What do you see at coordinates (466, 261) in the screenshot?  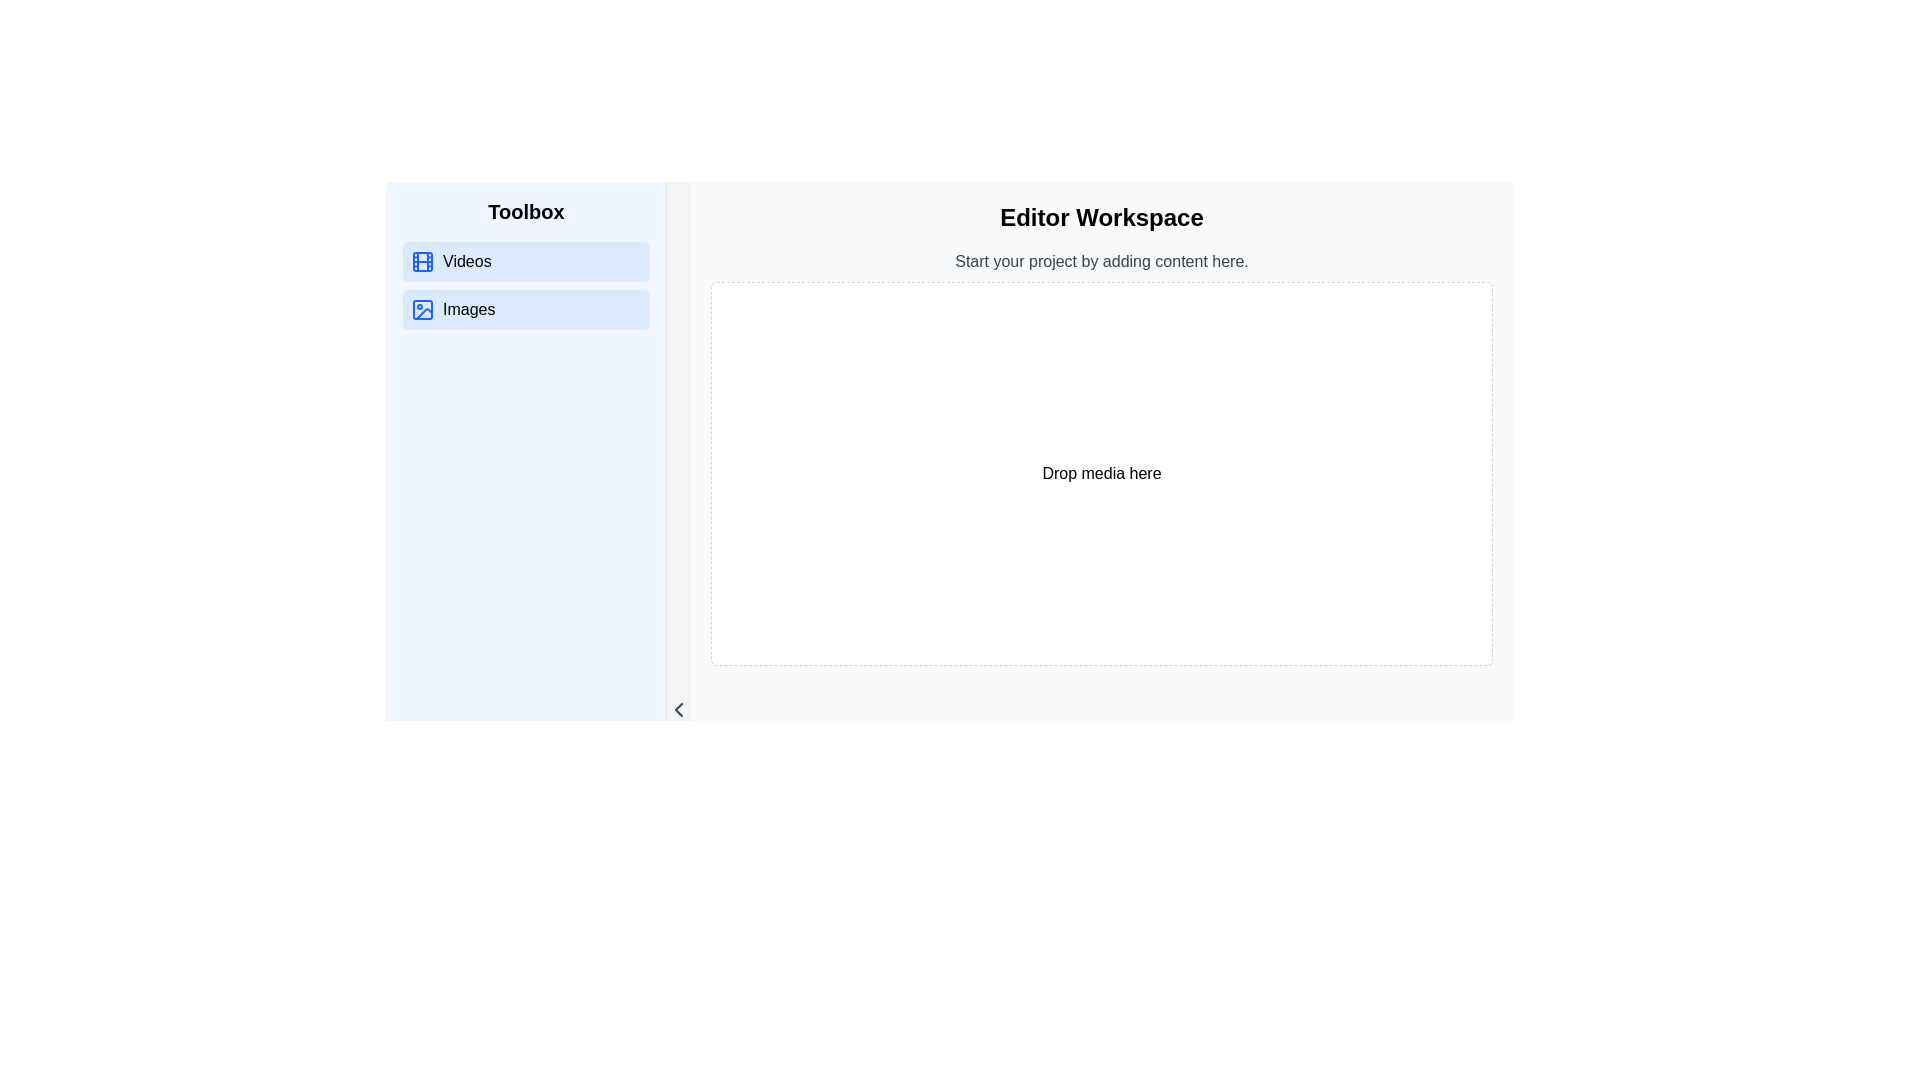 I see `the text label reading 'Videos' which is styled in black font on a light blue background, located in the Toolbox section above the 'Images' option` at bounding box center [466, 261].